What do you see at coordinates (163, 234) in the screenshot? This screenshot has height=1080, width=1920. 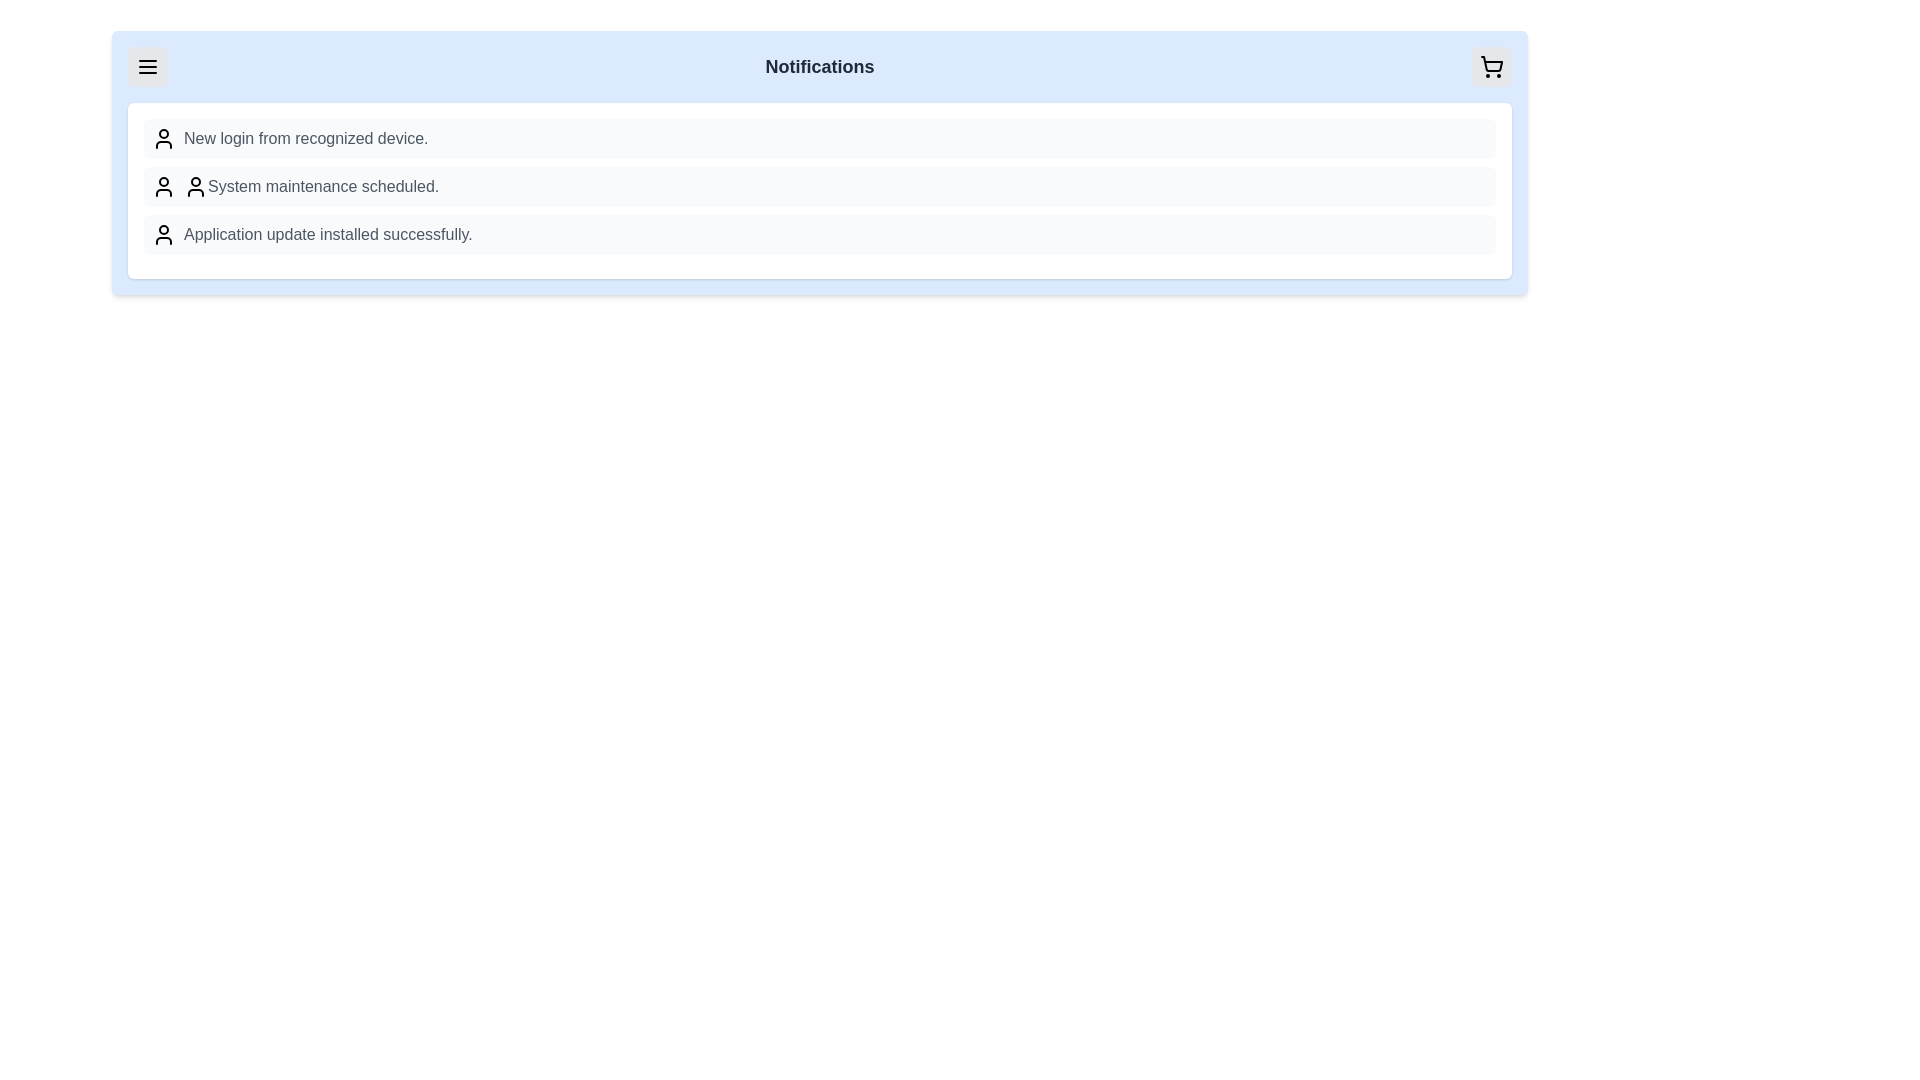 I see `the user figure icon located at the far left of the notification text 'Application update installed successfully.'` at bounding box center [163, 234].